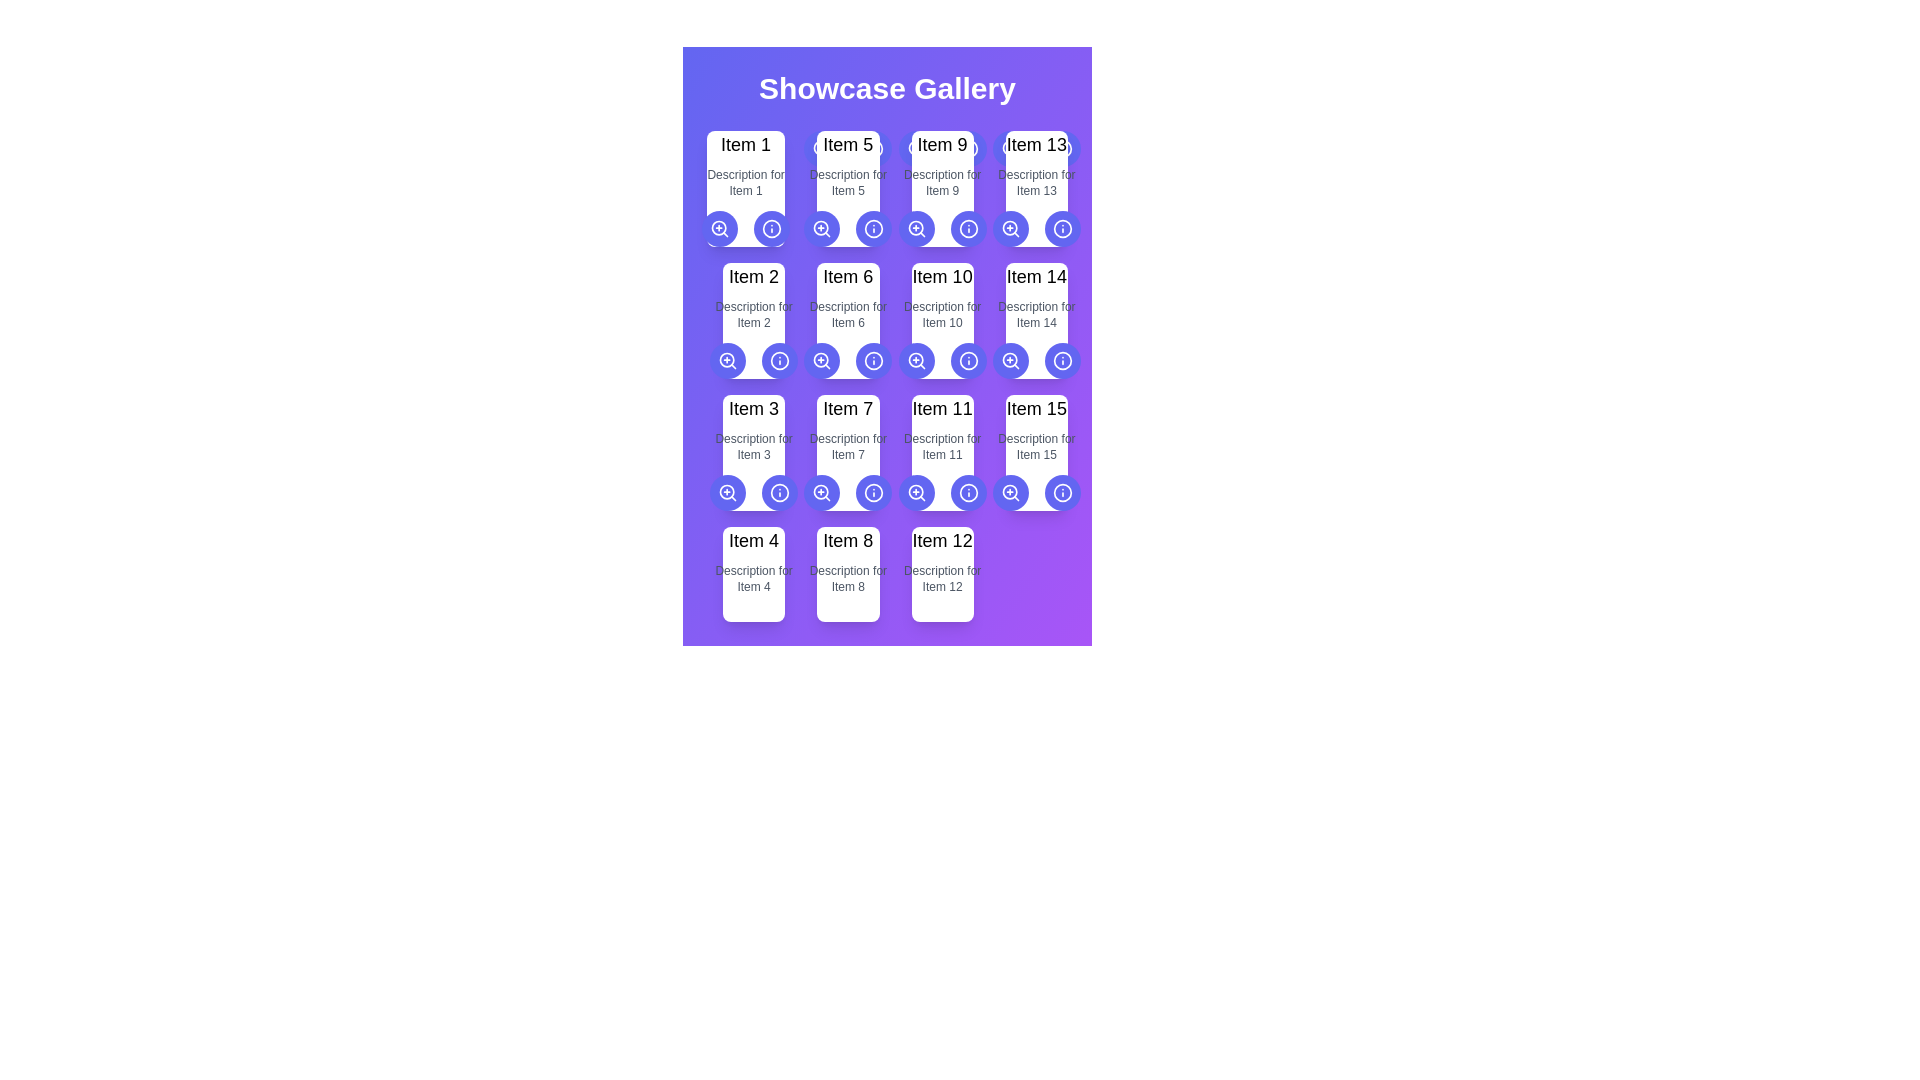  What do you see at coordinates (941, 574) in the screenshot?
I see `the card displaying information about 'Item 12' located in the fourth row, third column of the grid` at bounding box center [941, 574].